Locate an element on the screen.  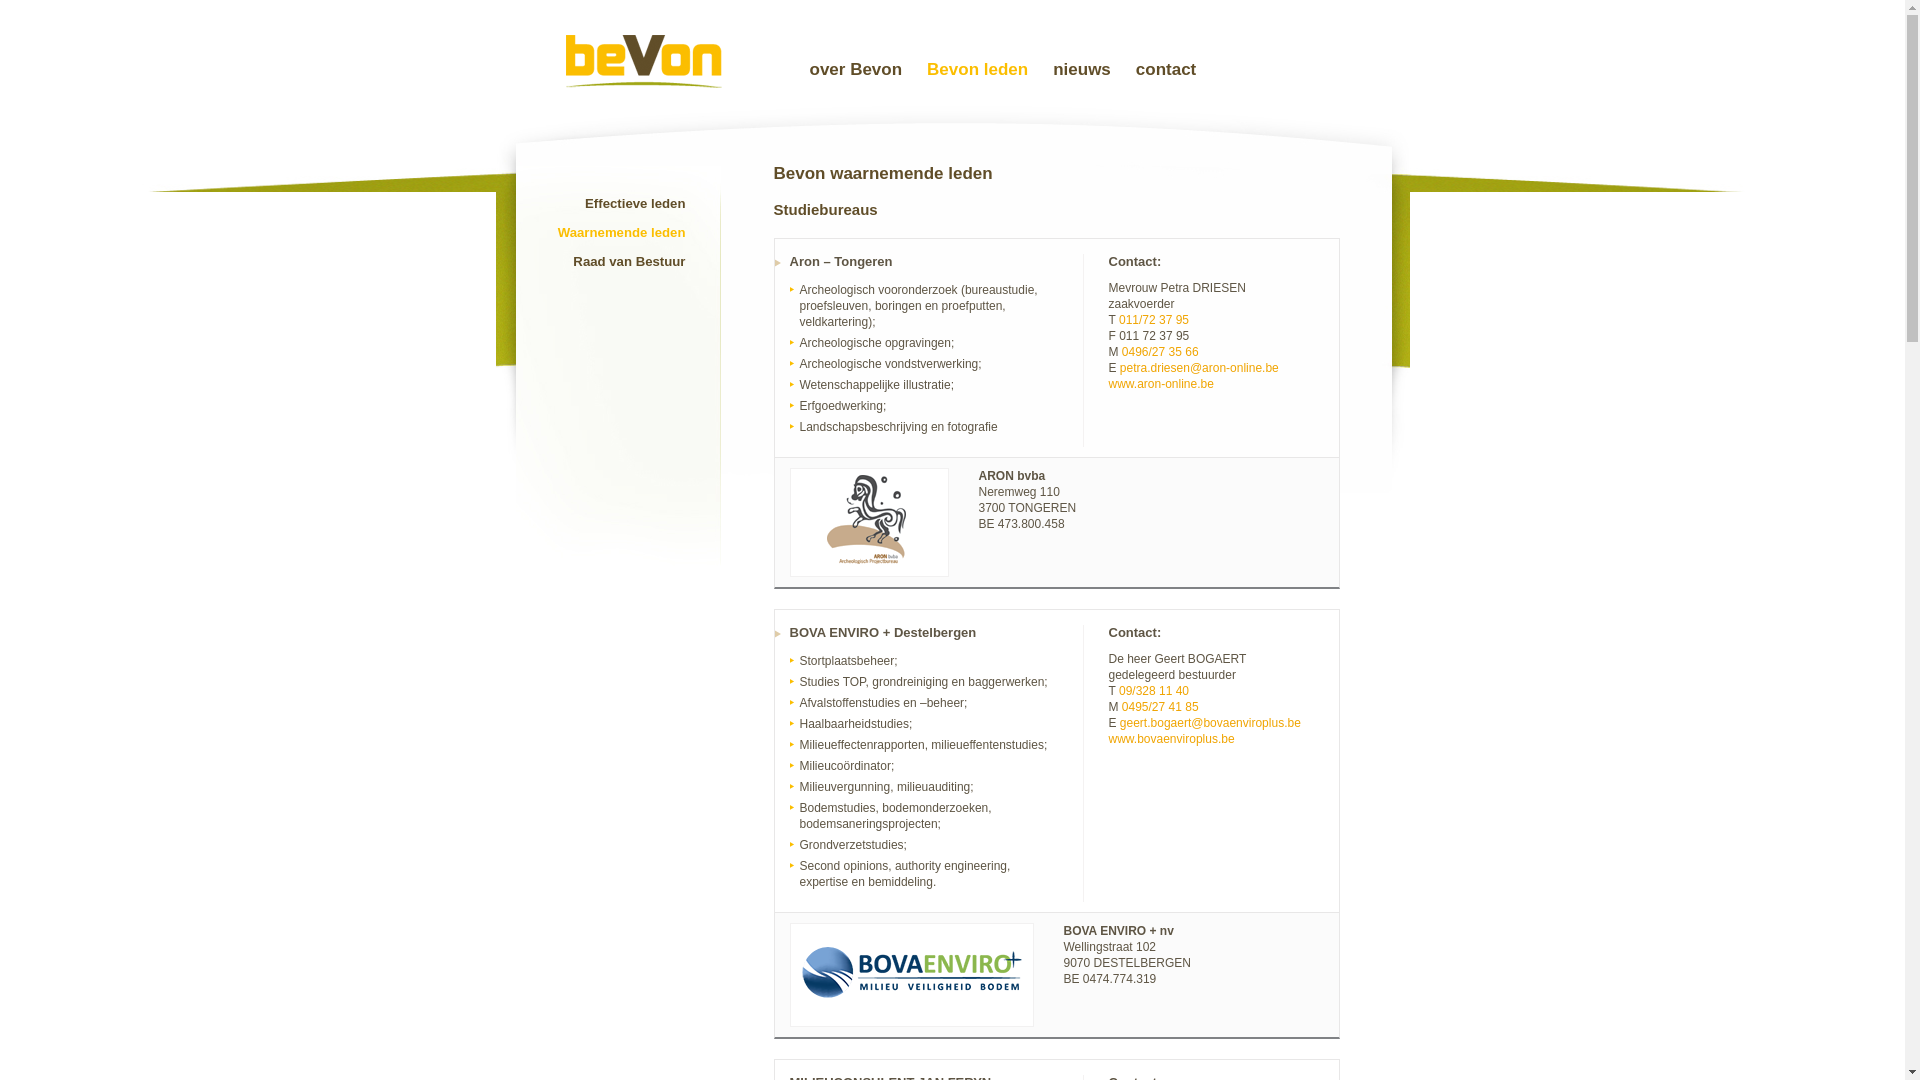
'Bevon leden' is located at coordinates (977, 68).